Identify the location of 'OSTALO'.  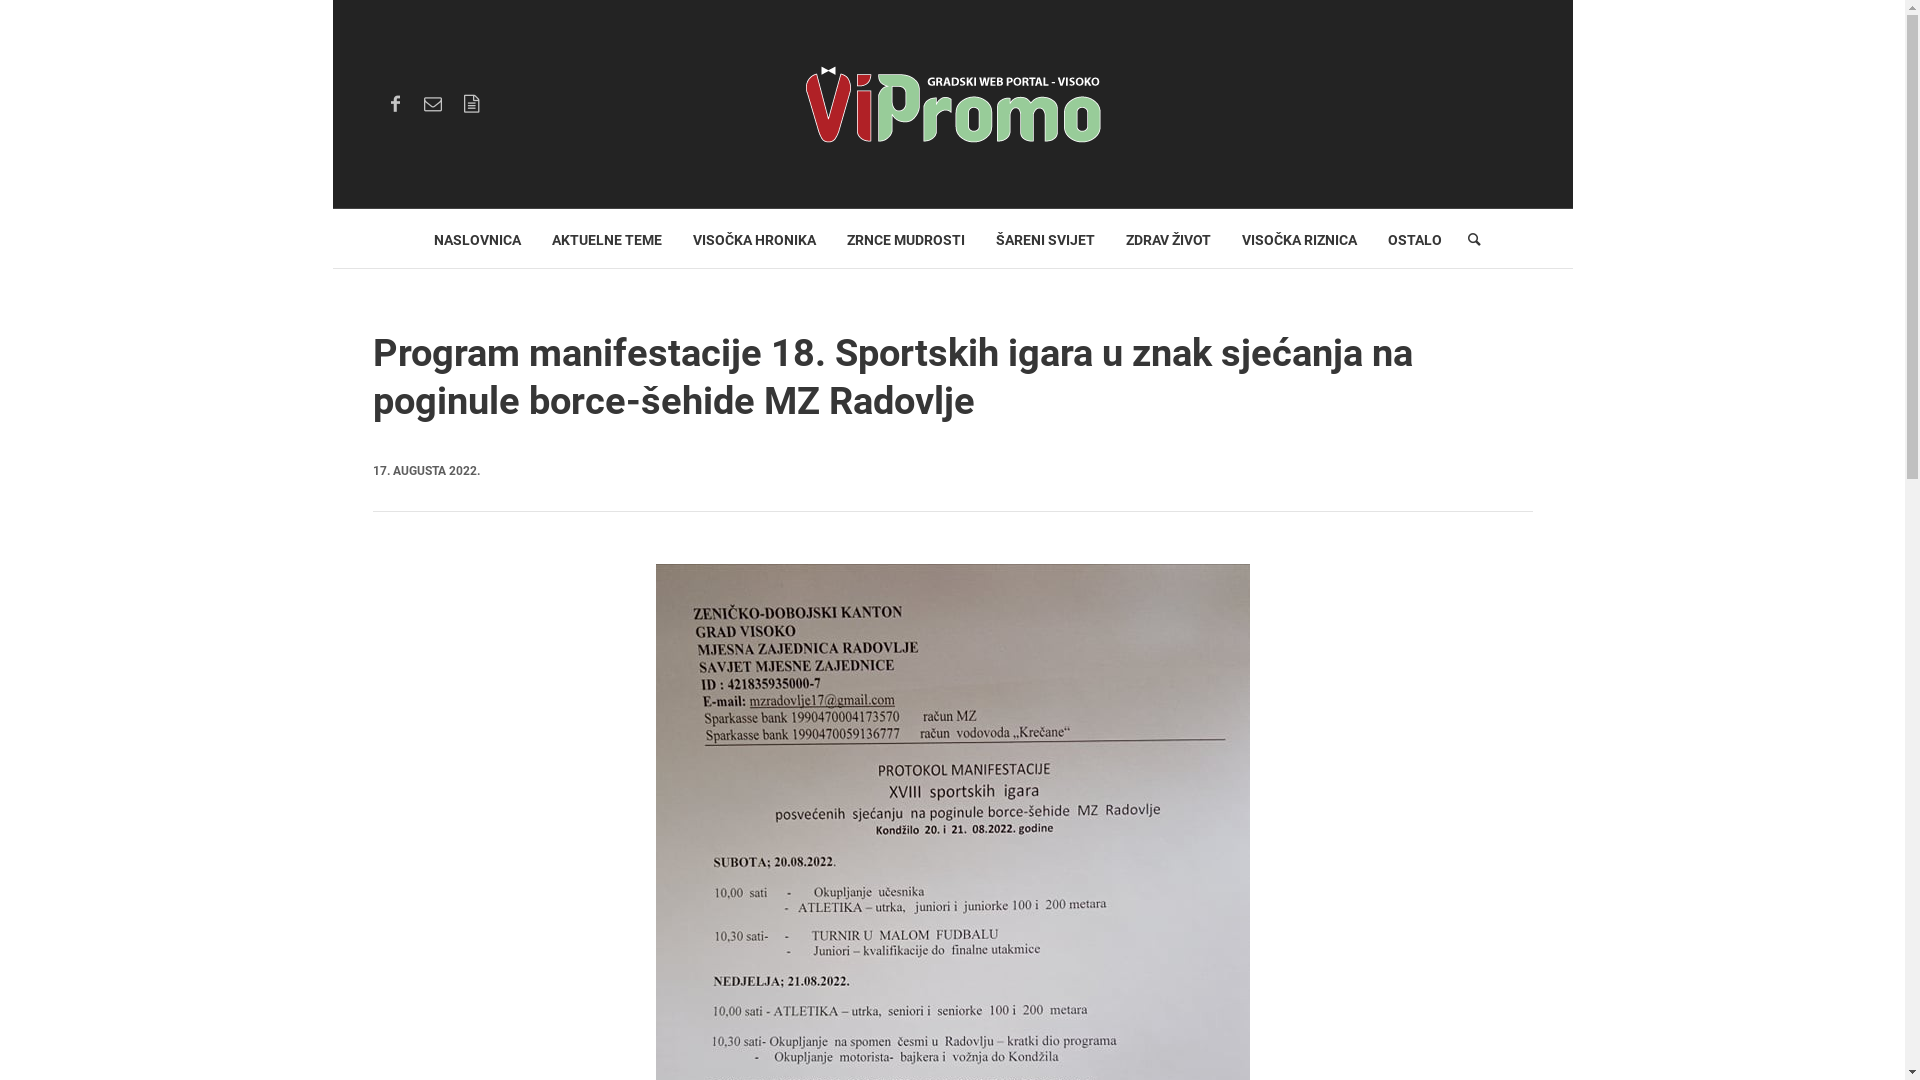
(1414, 237).